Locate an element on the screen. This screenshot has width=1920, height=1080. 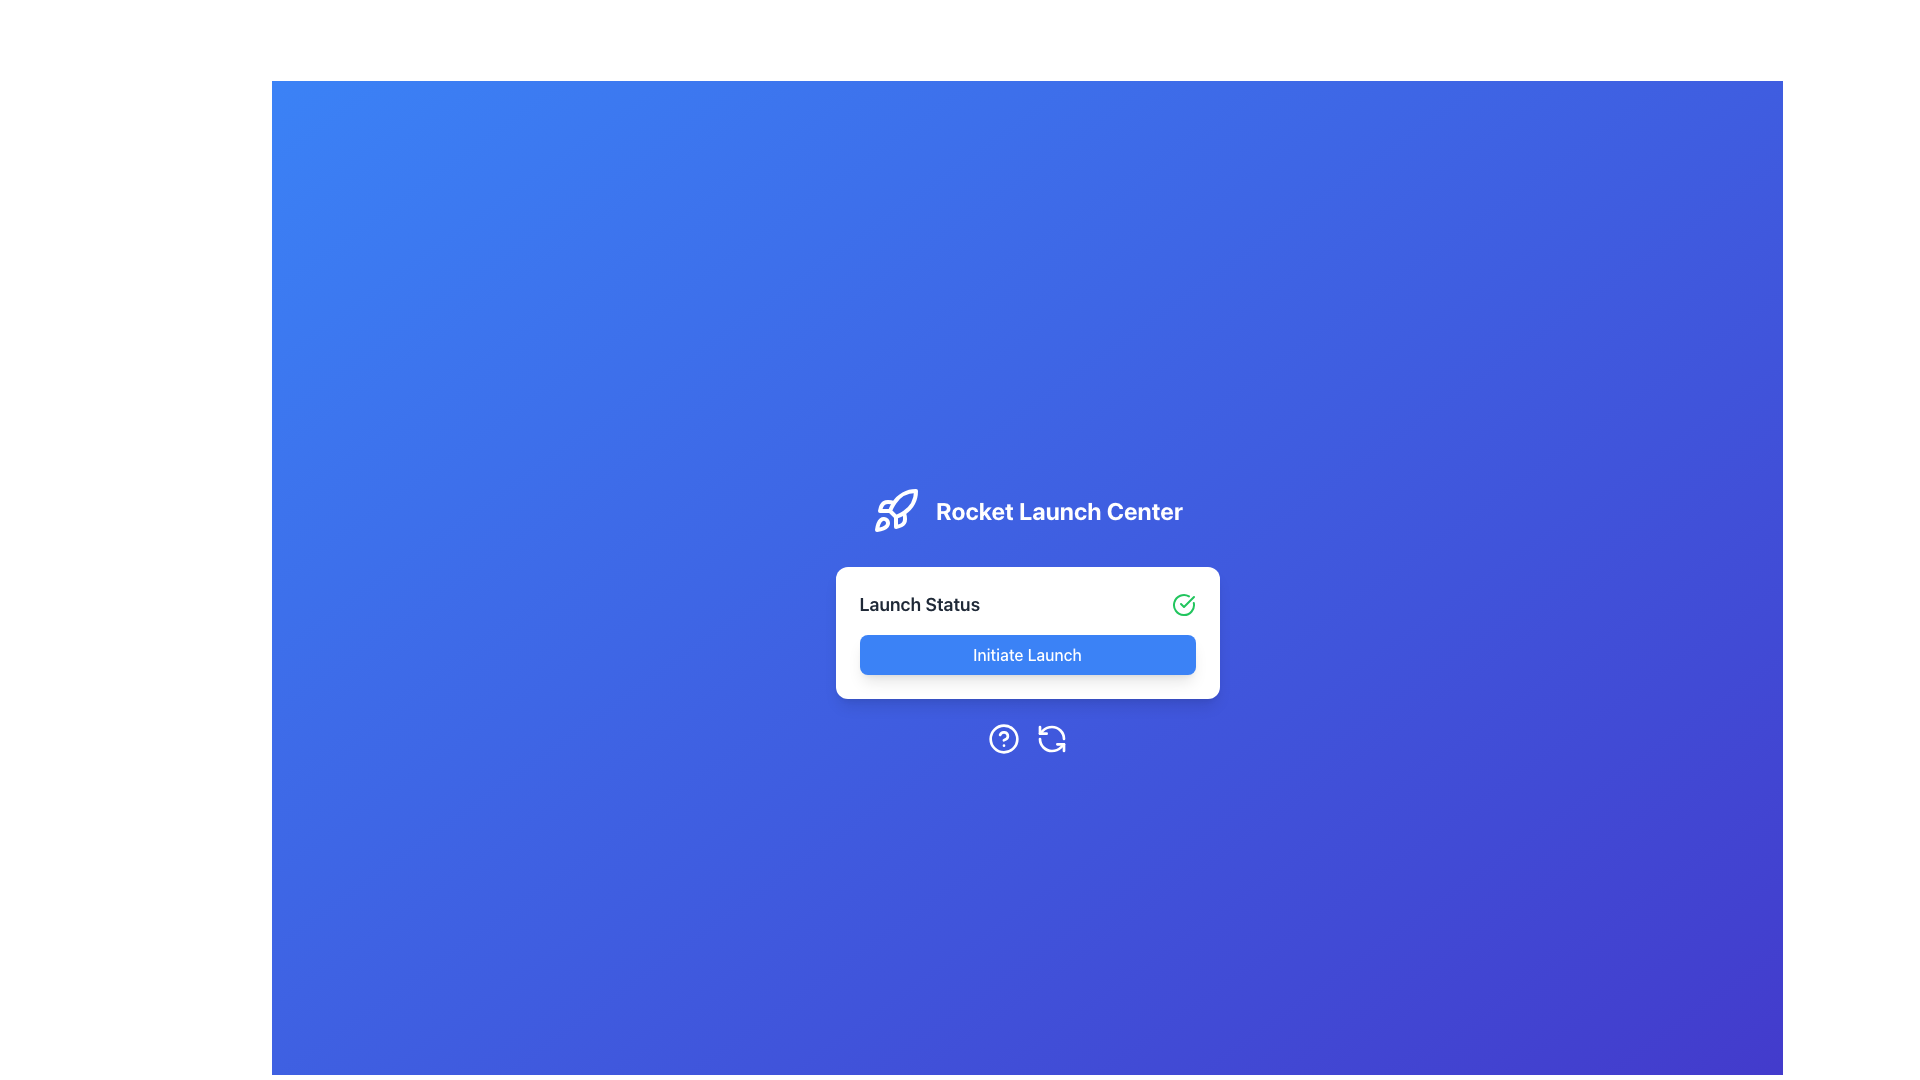
the right circular button icon in the horizontal group, which is intended for reloading or refreshing content, located just below the 'Initiate Launch' button is located at coordinates (1027, 739).